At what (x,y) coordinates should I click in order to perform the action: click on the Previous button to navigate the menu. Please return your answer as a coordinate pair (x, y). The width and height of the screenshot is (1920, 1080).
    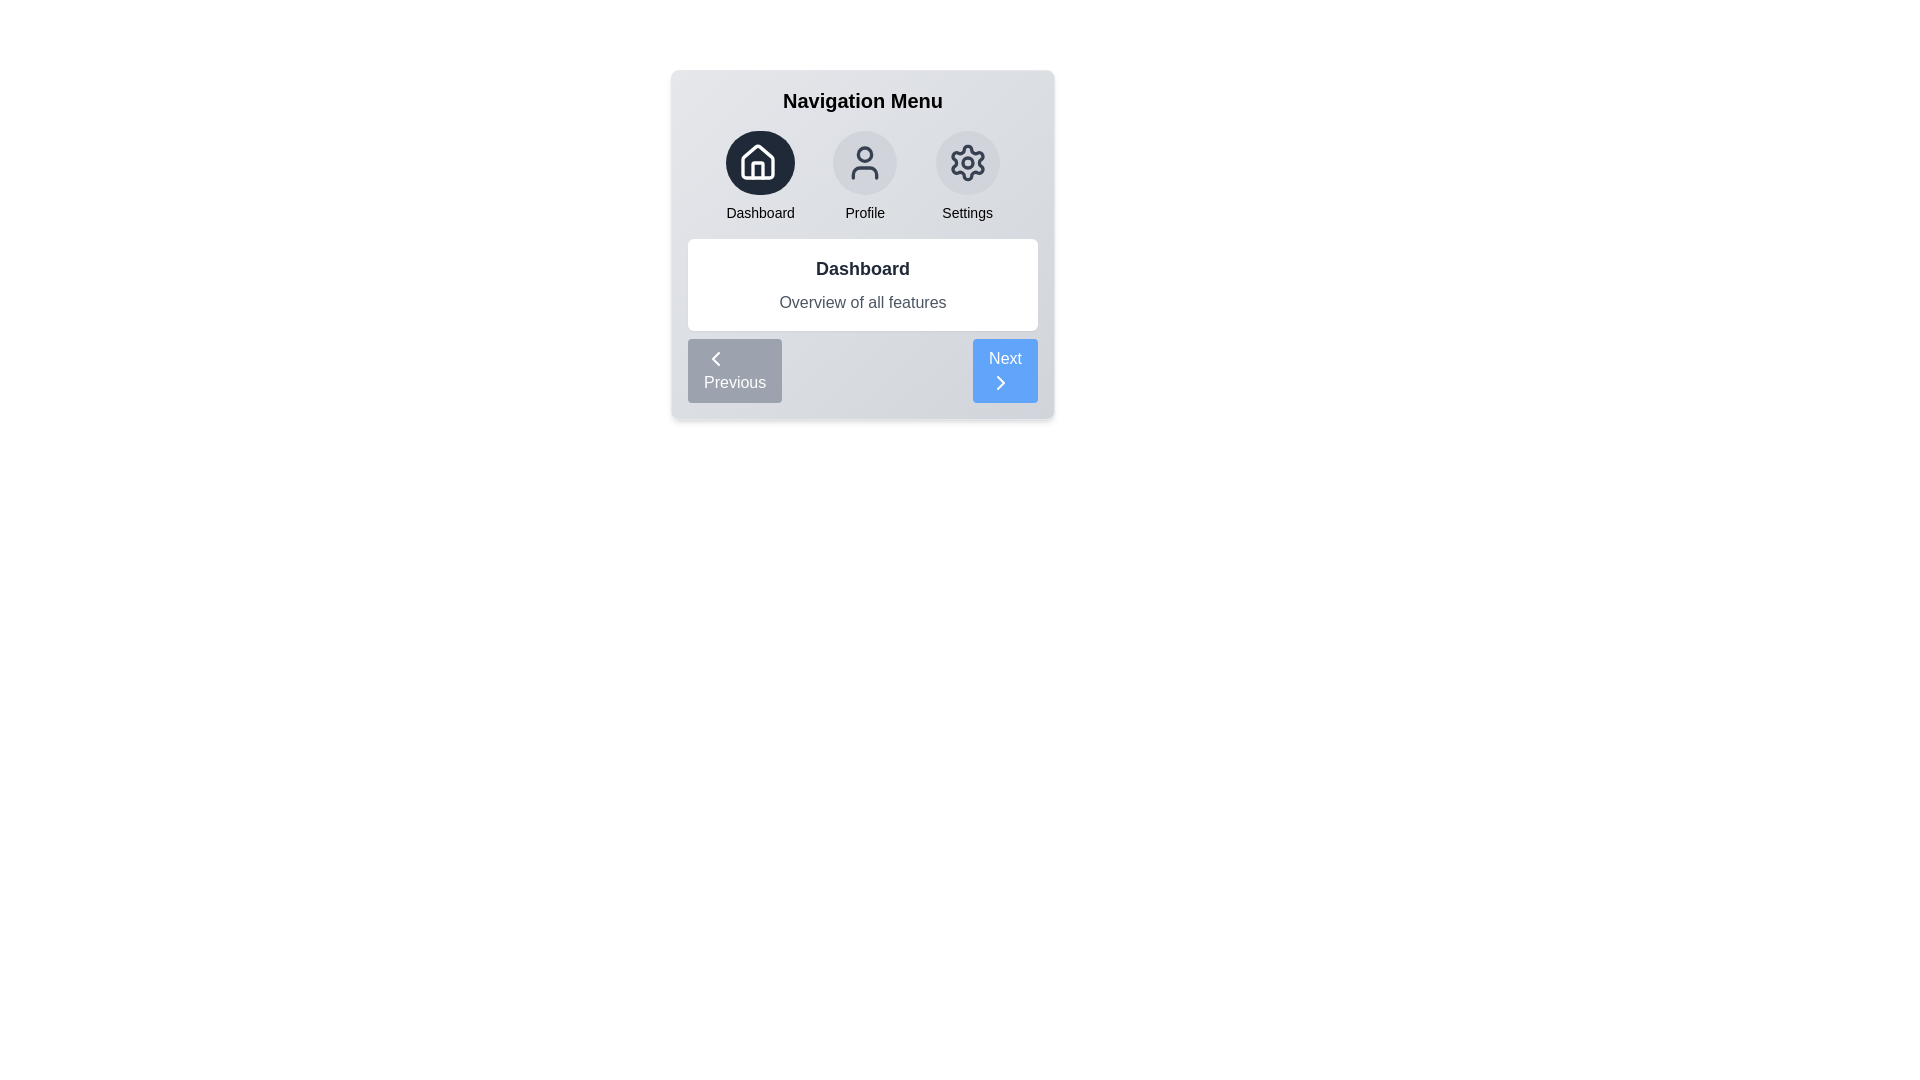
    Looking at the image, I should click on (734, 370).